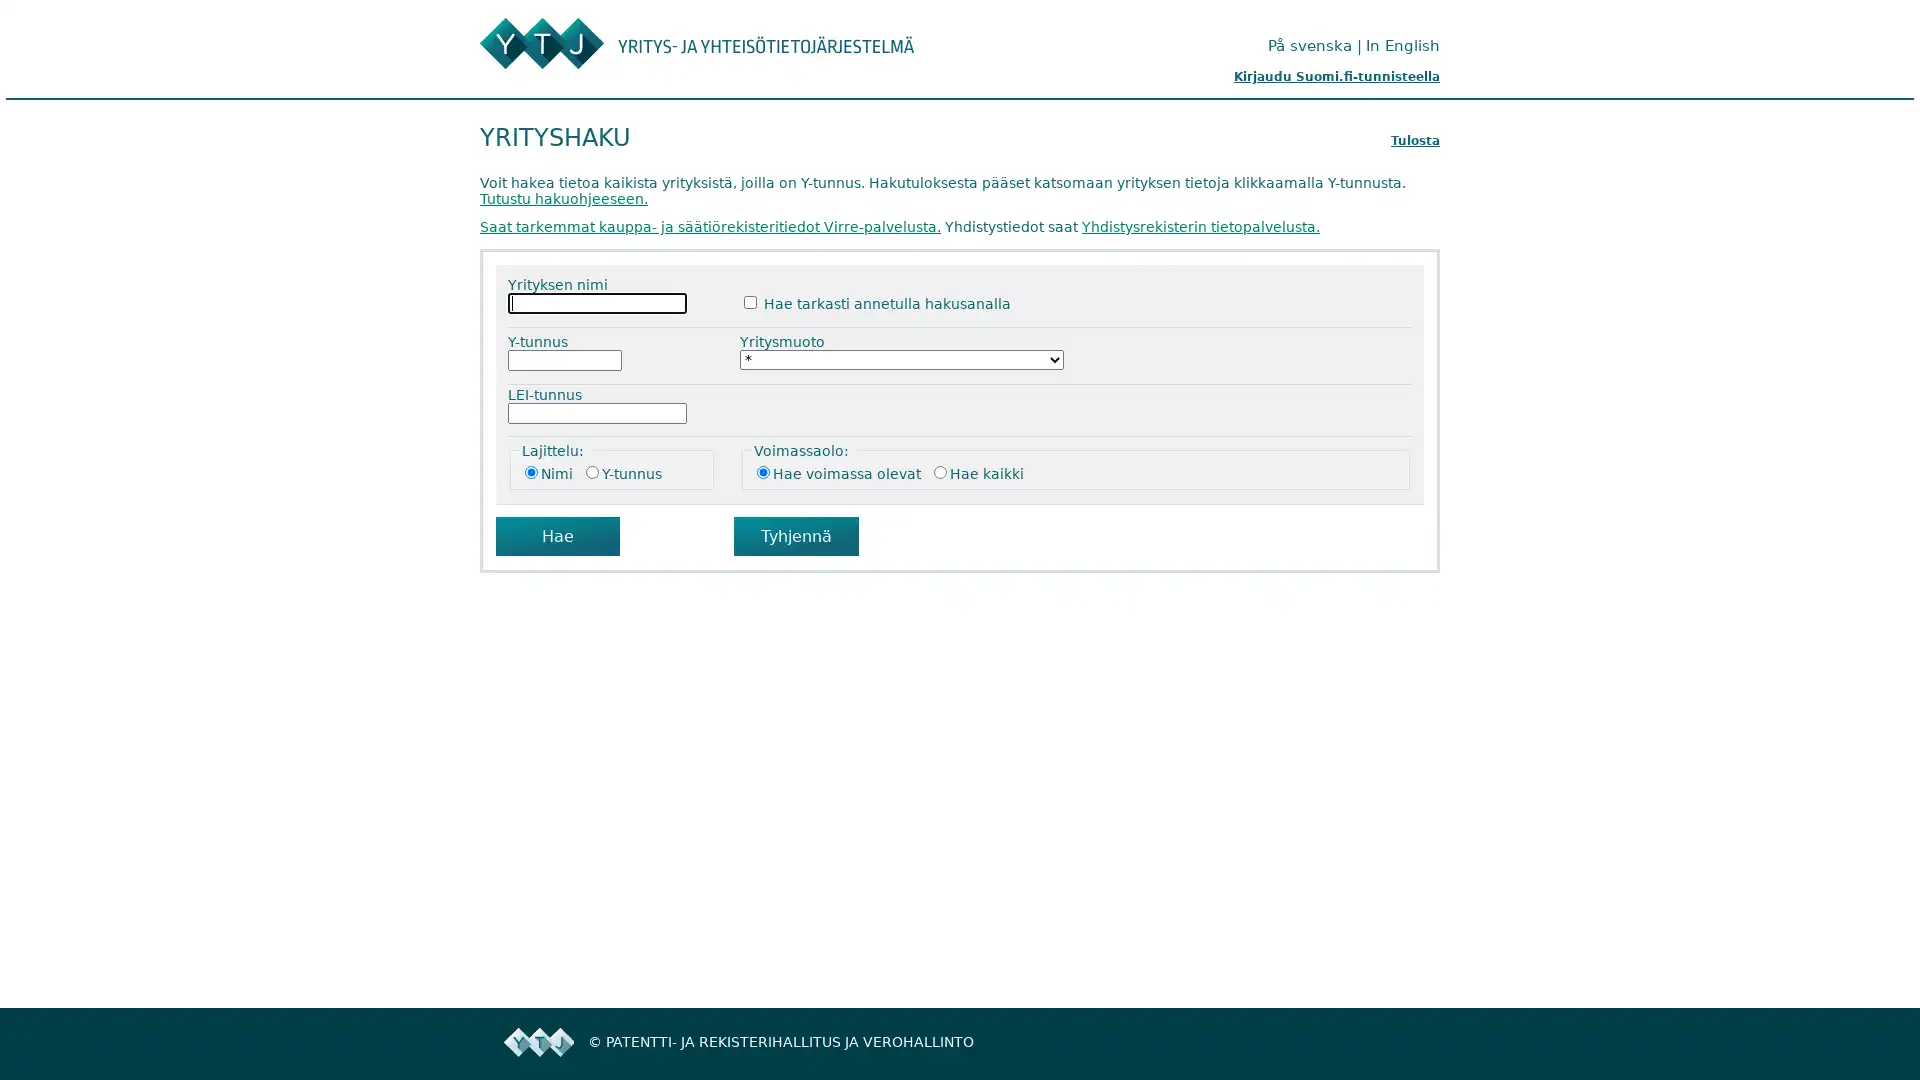 This screenshot has height=1080, width=1920. What do you see at coordinates (794, 535) in the screenshot?
I see `Tyhjenna` at bounding box center [794, 535].